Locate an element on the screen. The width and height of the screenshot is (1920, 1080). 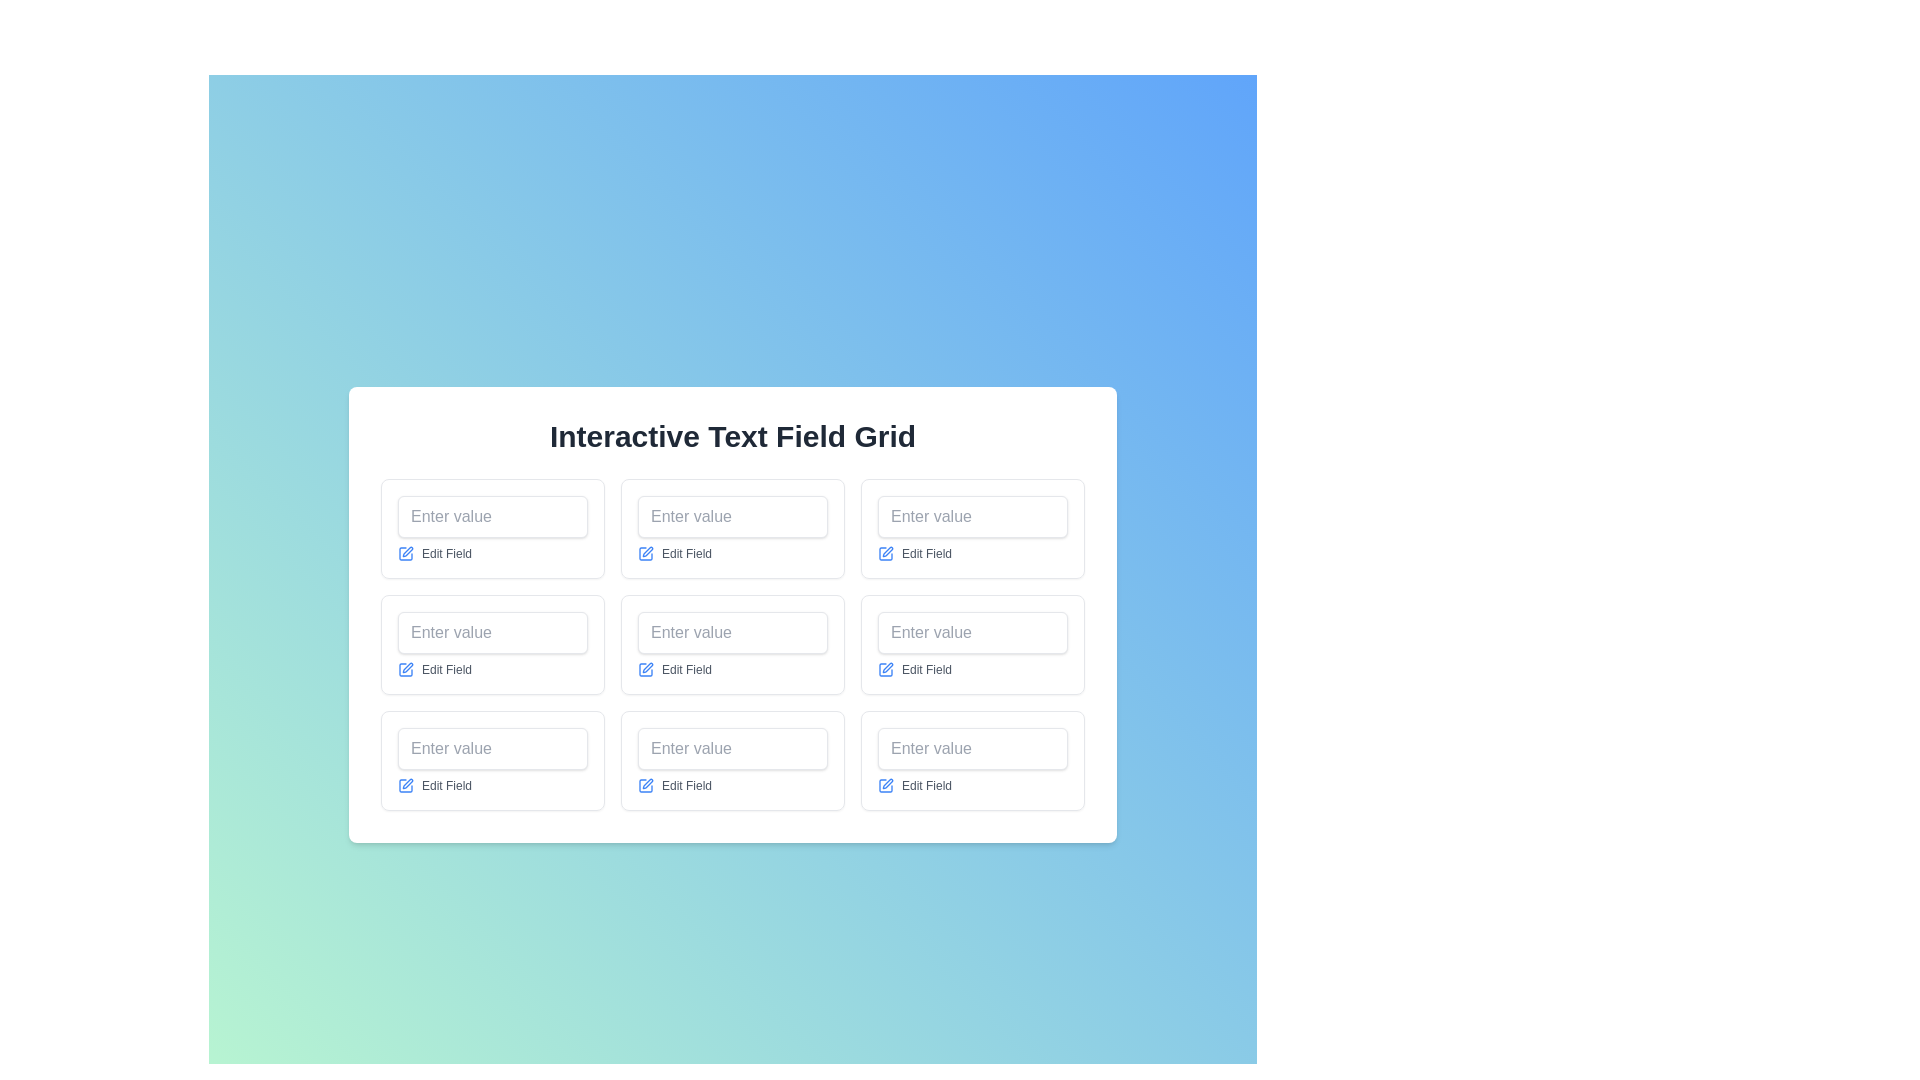
the blue square pen icon located in the 'Edit Field' section to initiate an edit action is located at coordinates (646, 554).